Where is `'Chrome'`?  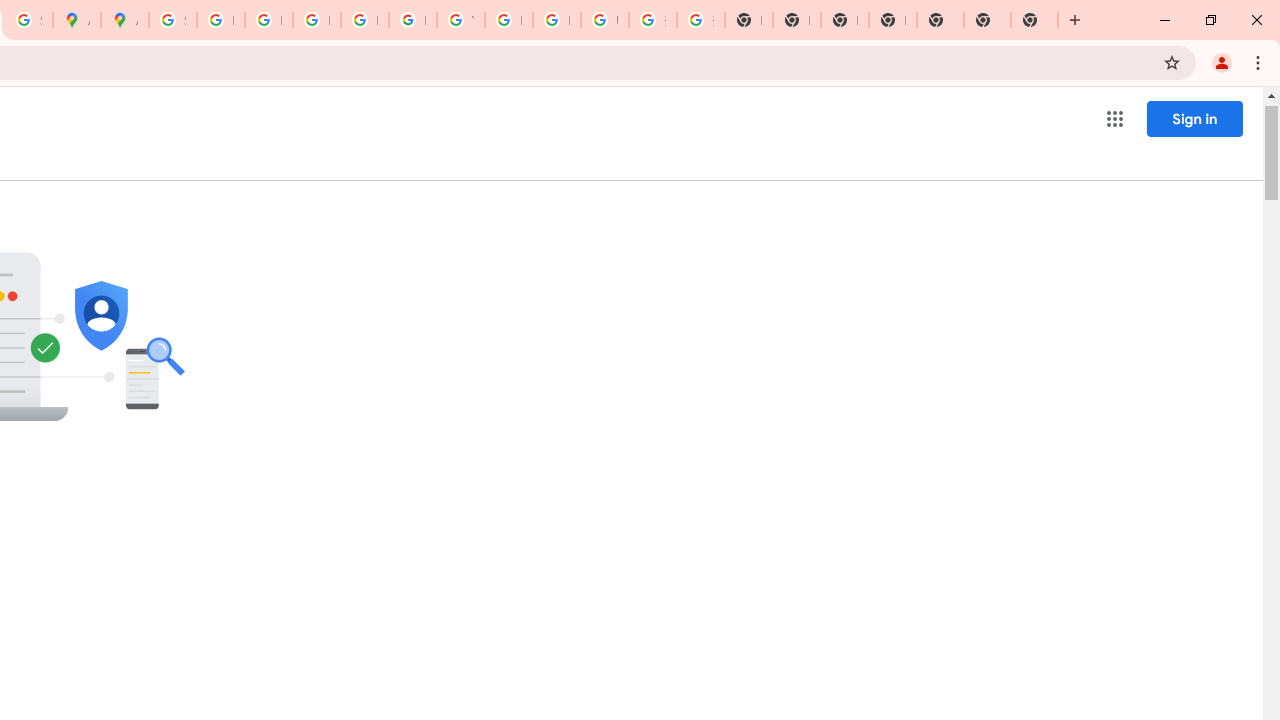
'Chrome' is located at coordinates (1259, 61).